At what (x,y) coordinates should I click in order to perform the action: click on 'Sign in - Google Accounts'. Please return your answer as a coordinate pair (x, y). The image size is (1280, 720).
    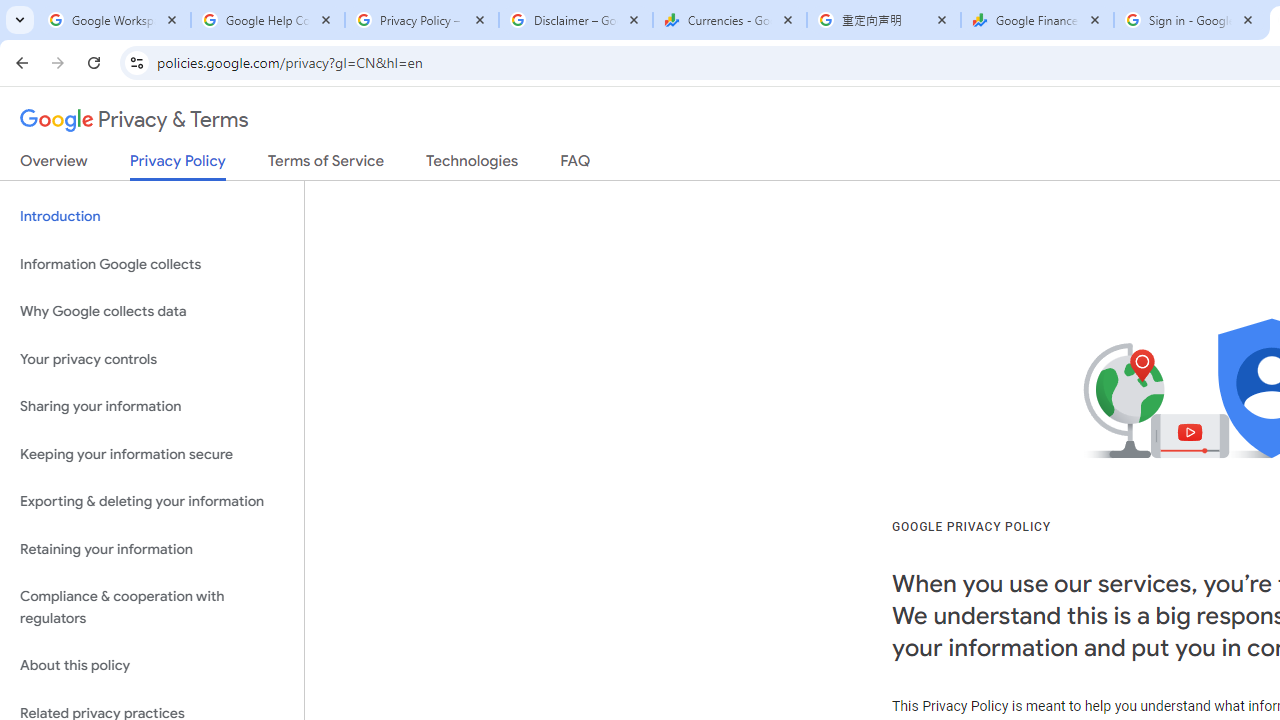
    Looking at the image, I should click on (1190, 20).